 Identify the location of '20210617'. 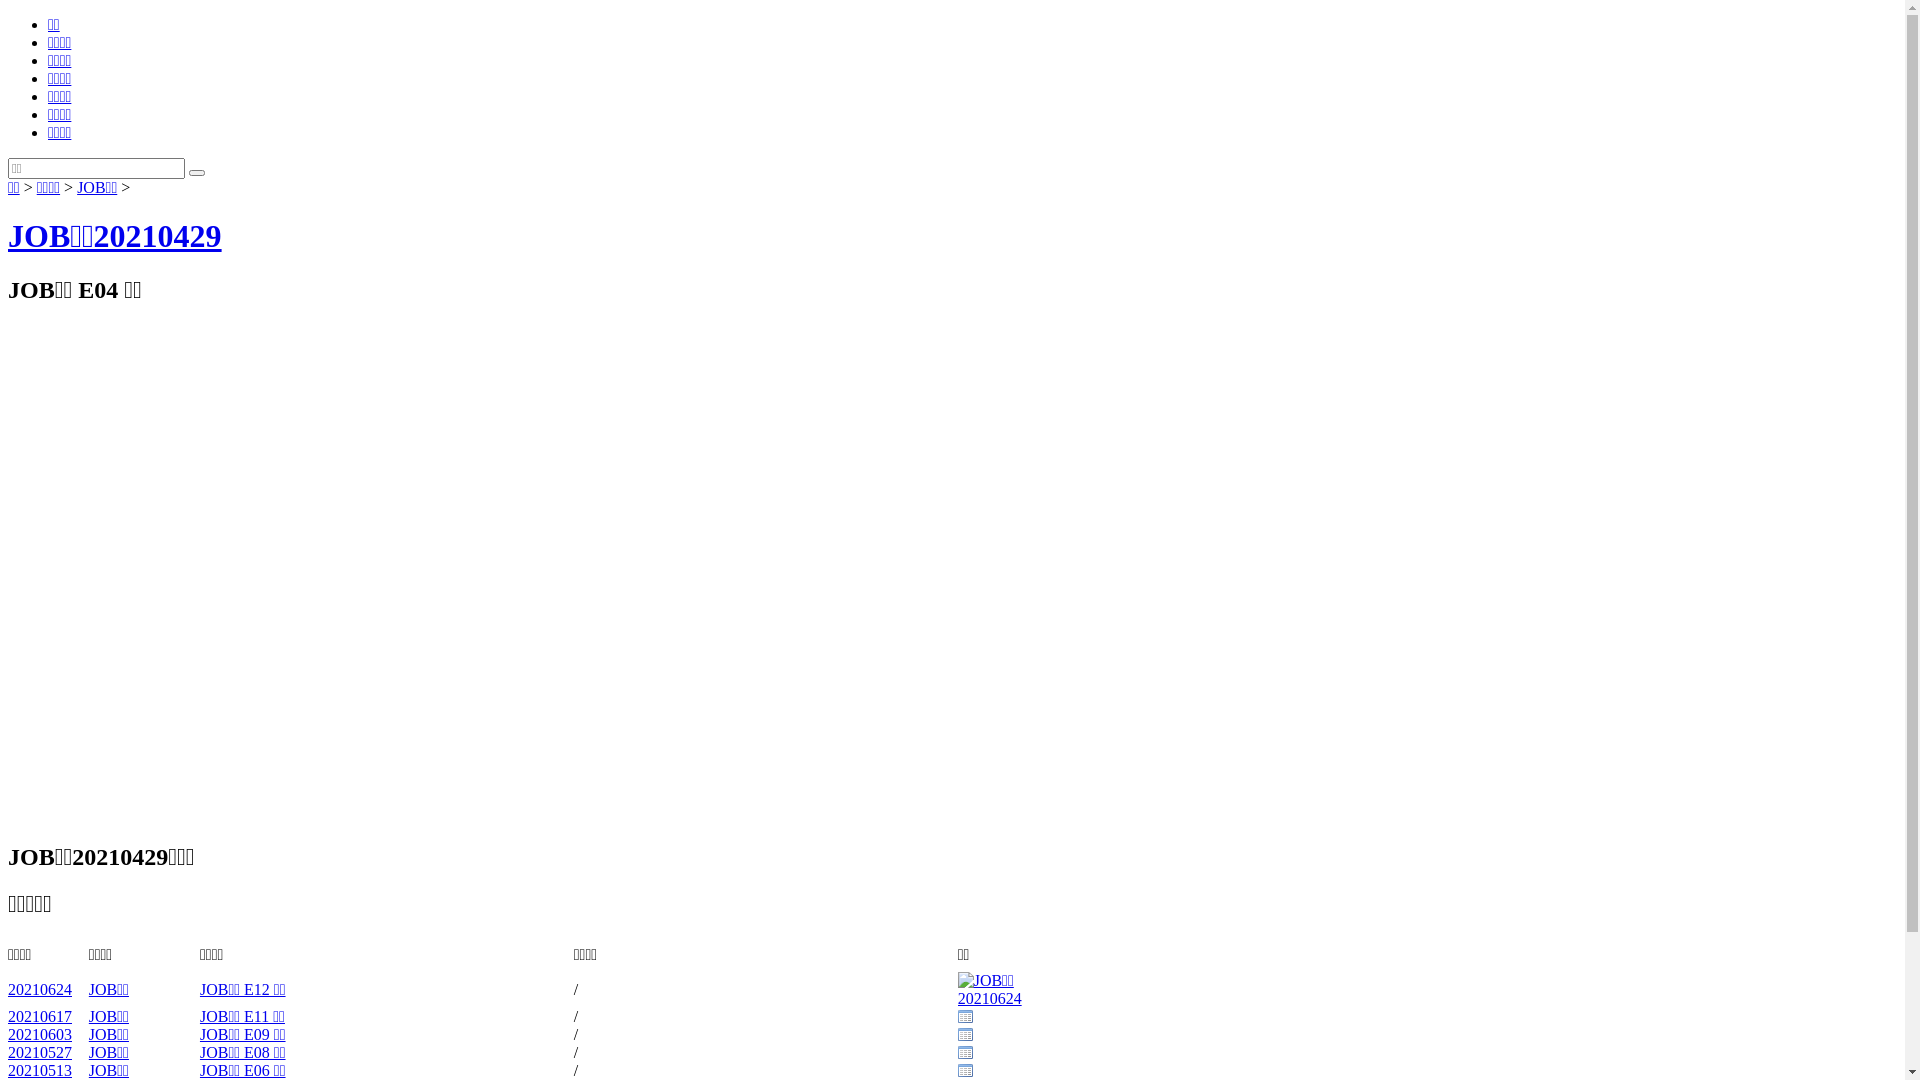
(39, 1016).